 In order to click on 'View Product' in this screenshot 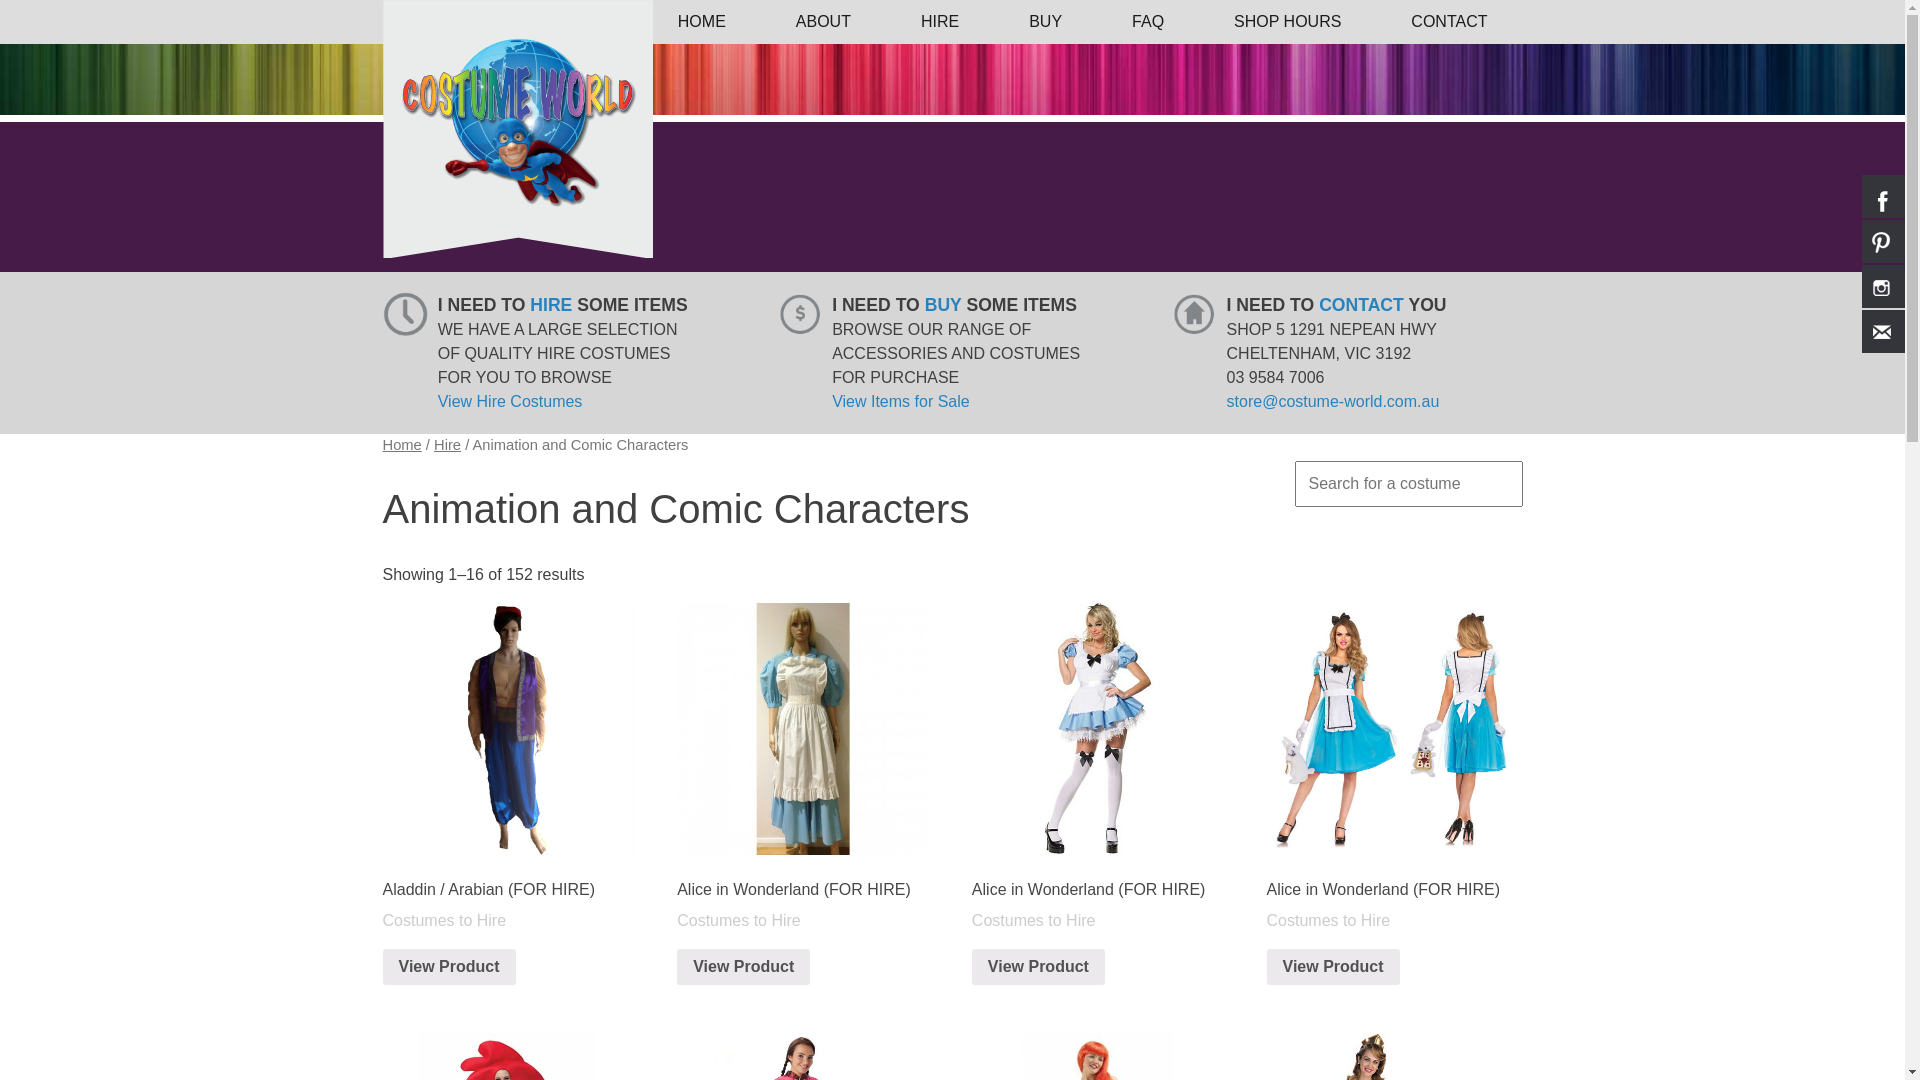, I will do `click(382, 966)`.